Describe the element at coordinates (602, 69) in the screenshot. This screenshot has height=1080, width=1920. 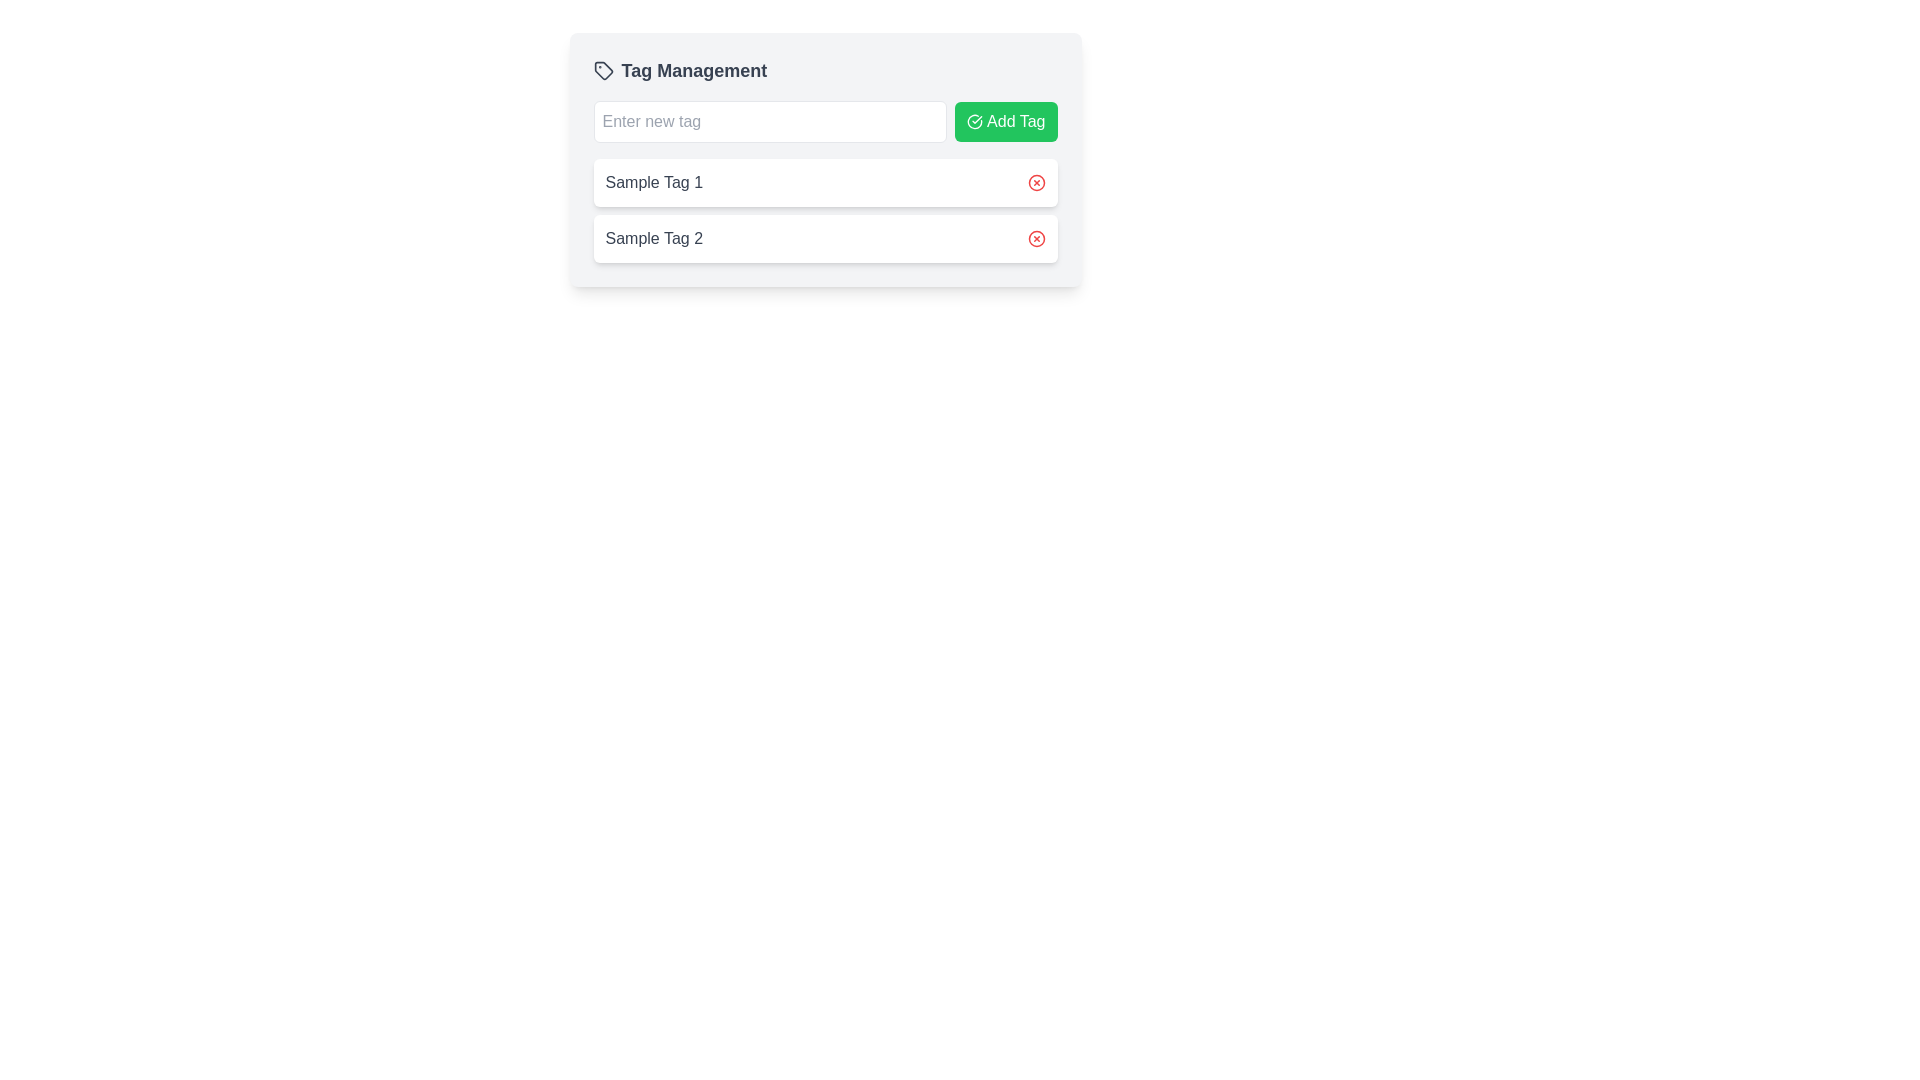
I see `the tag icon located to the left of the 'Tag Management' heading, which is outlined in a thin black line and features a small filled circle at the top left` at that location.